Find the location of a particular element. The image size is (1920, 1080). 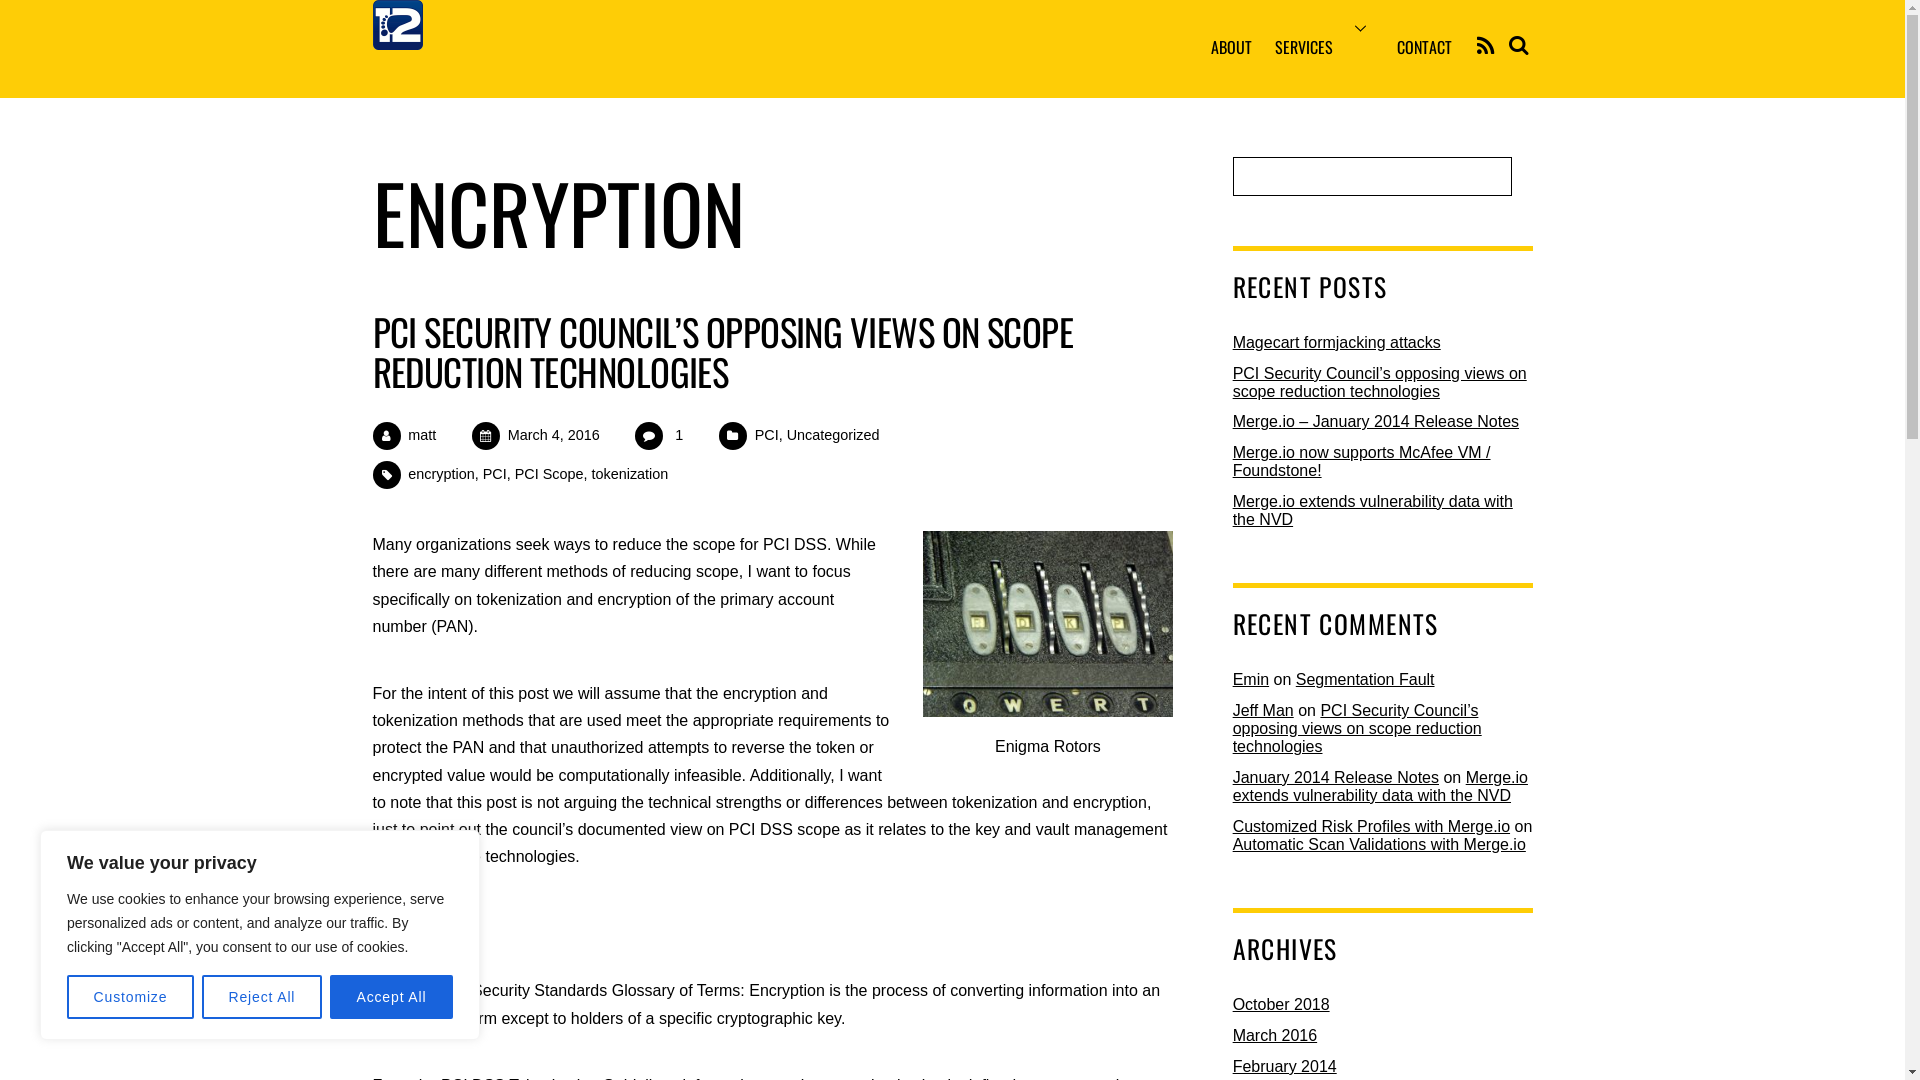

'Segmentation Fault' is located at coordinates (1364, 678).